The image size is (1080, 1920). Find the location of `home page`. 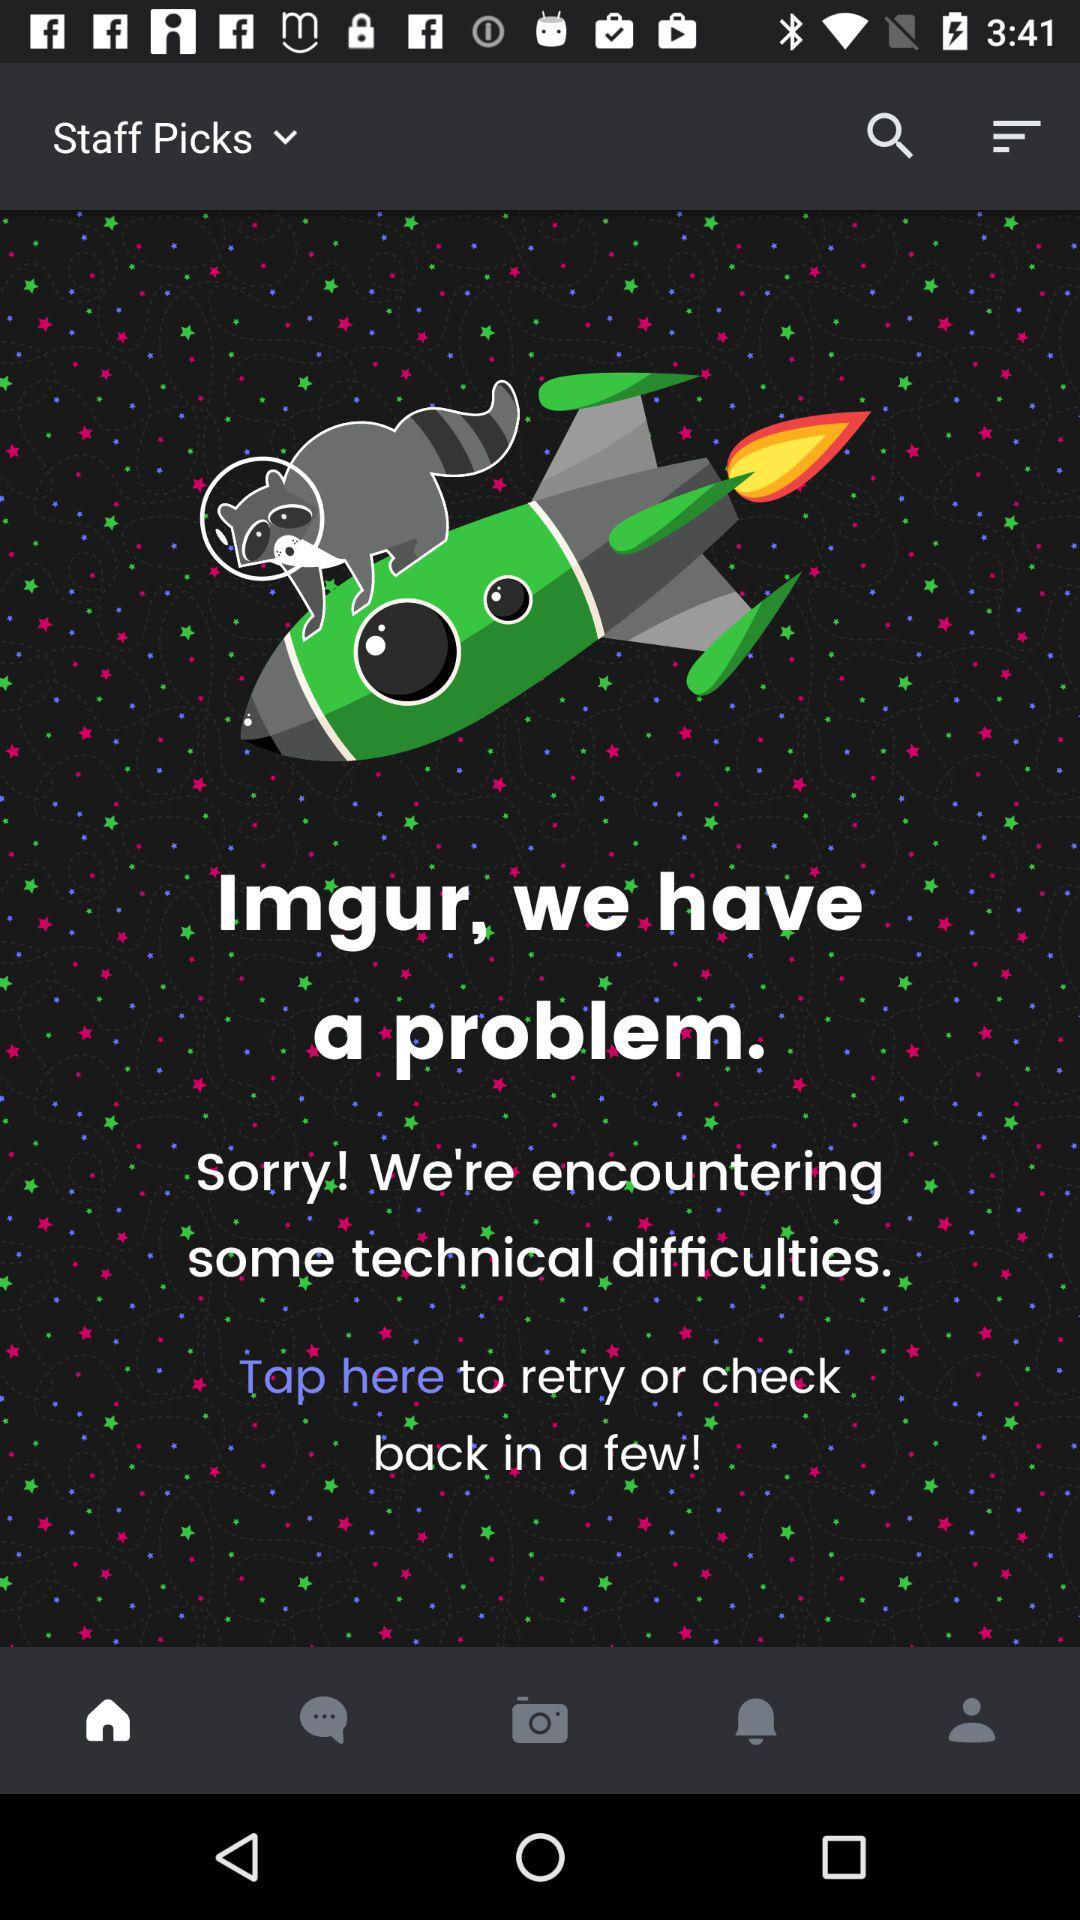

home page is located at coordinates (108, 1719).